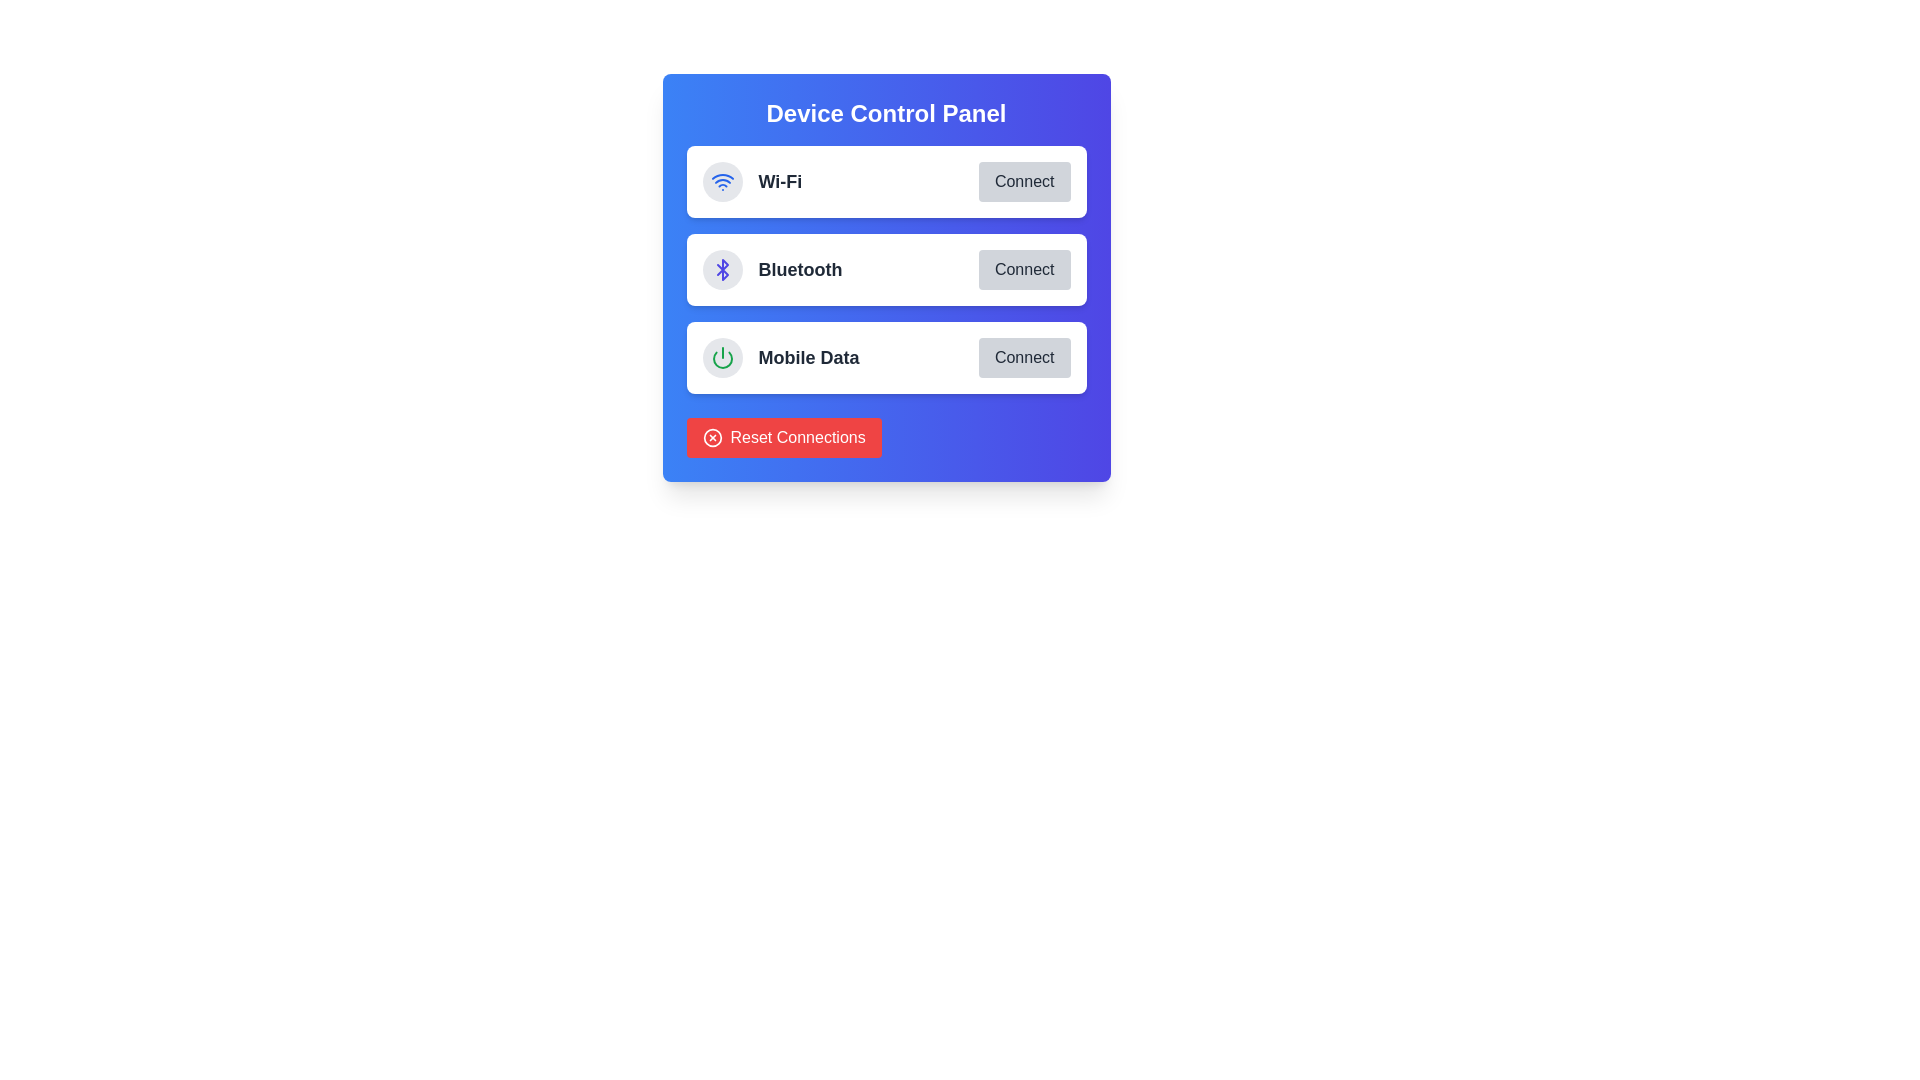  Describe the element at coordinates (780, 357) in the screenshot. I see `the Text Label with Icon indicating 'Mobile Data' located in the third row of the 'Device Control Panel', positioned between 'Bluetooth' and the 'Connect' button` at that location.